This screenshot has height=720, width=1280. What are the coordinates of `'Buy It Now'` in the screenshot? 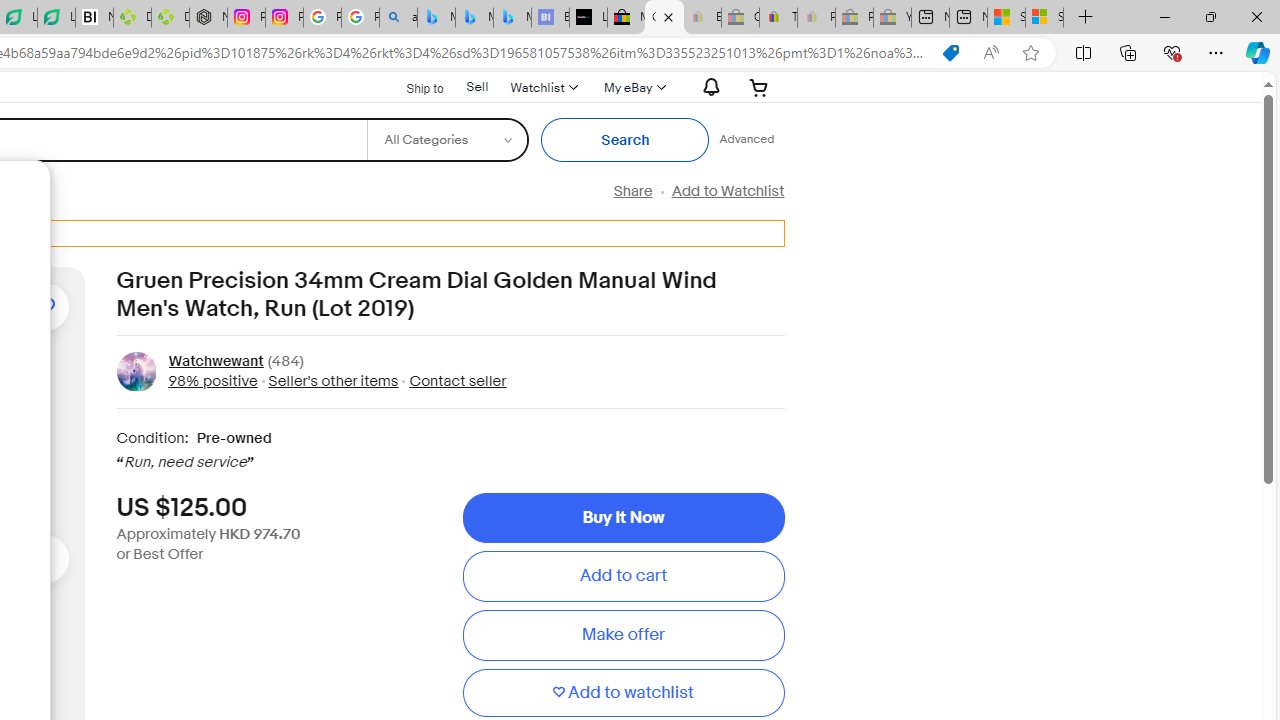 It's located at (622, 517).